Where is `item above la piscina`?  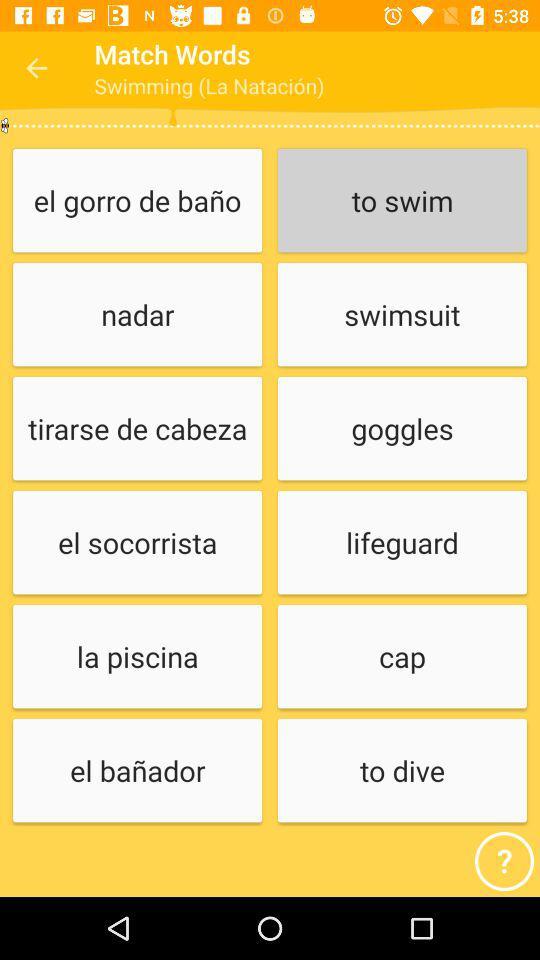 item above la piscina is located at coordinates (136, 543).